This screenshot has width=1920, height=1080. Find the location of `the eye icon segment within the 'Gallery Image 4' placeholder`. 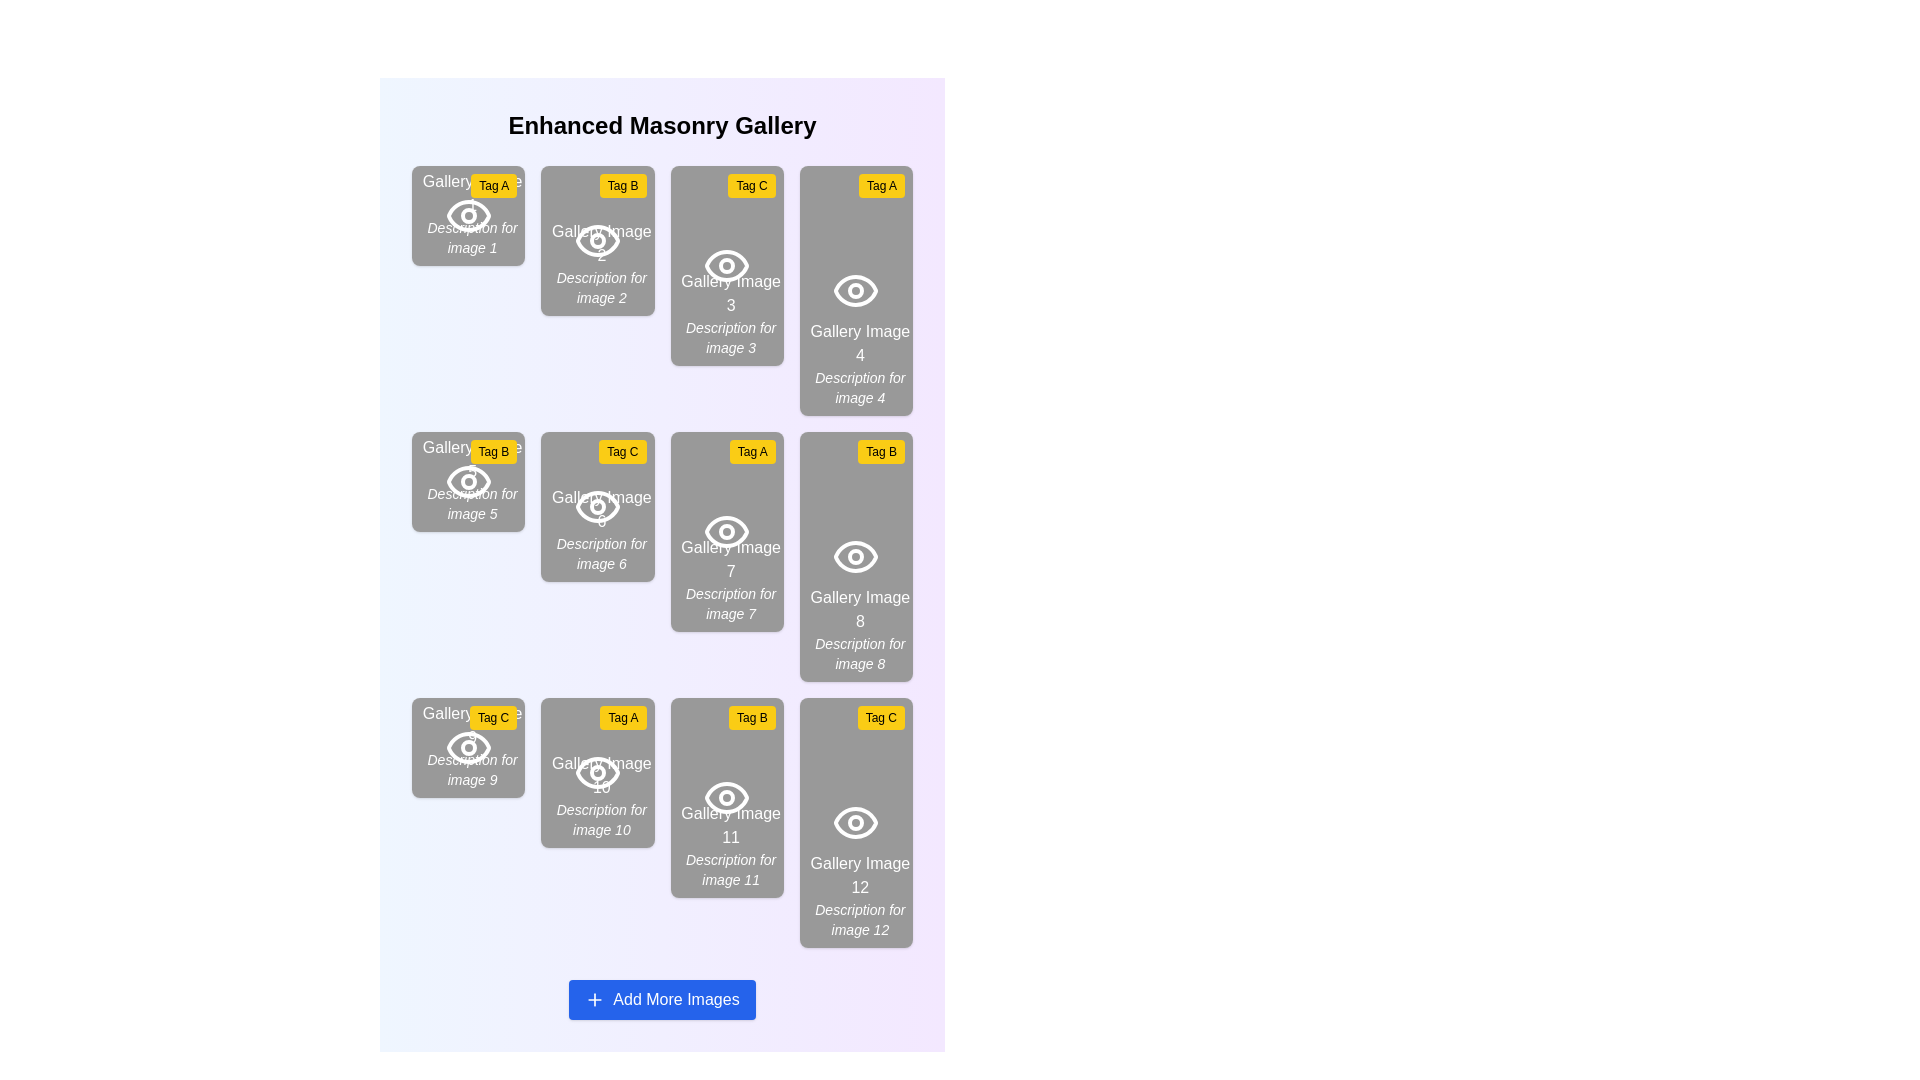

the eye icon segment within the 'Gallery Image 4' placeholder is located at coordinates (855, 290).